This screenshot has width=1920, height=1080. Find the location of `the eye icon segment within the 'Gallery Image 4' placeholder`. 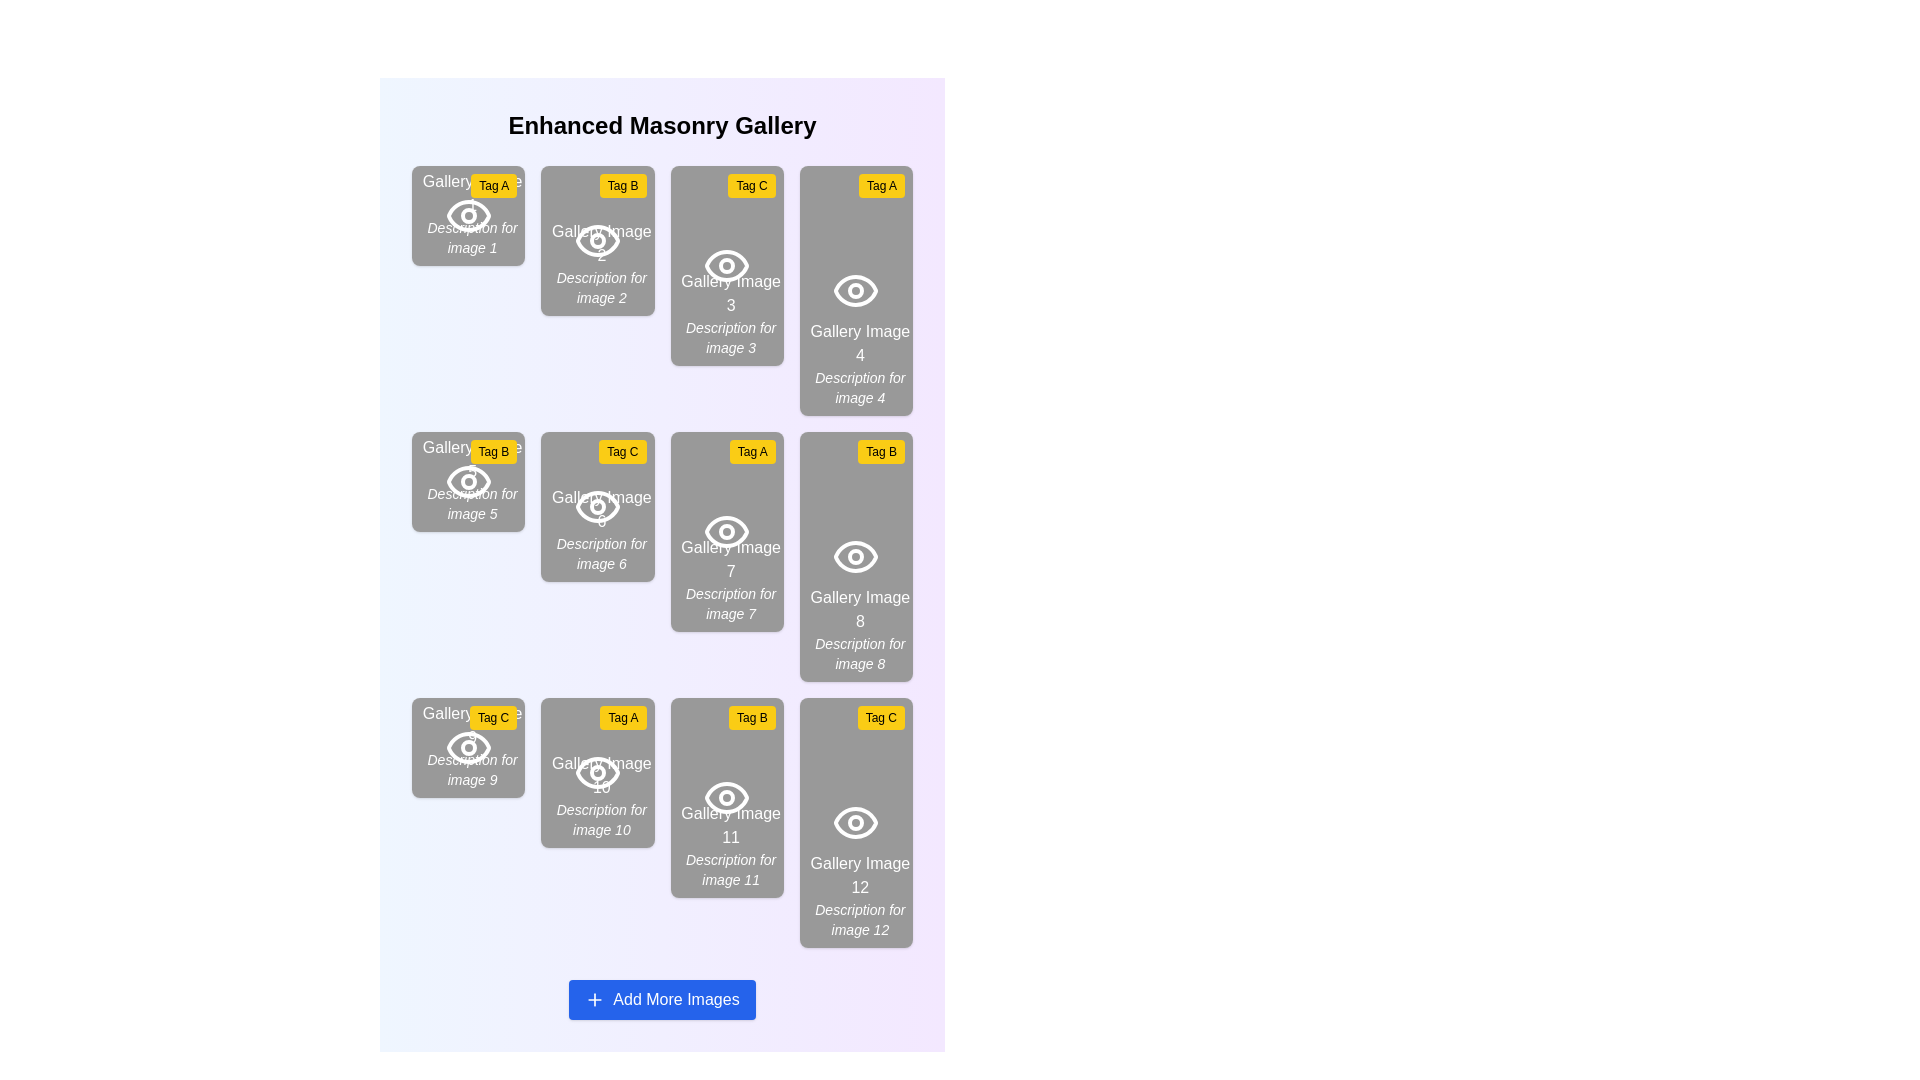

the eye icon segment within the 'Gallery Image 4' placeholder is located at coordinates (855, 290).